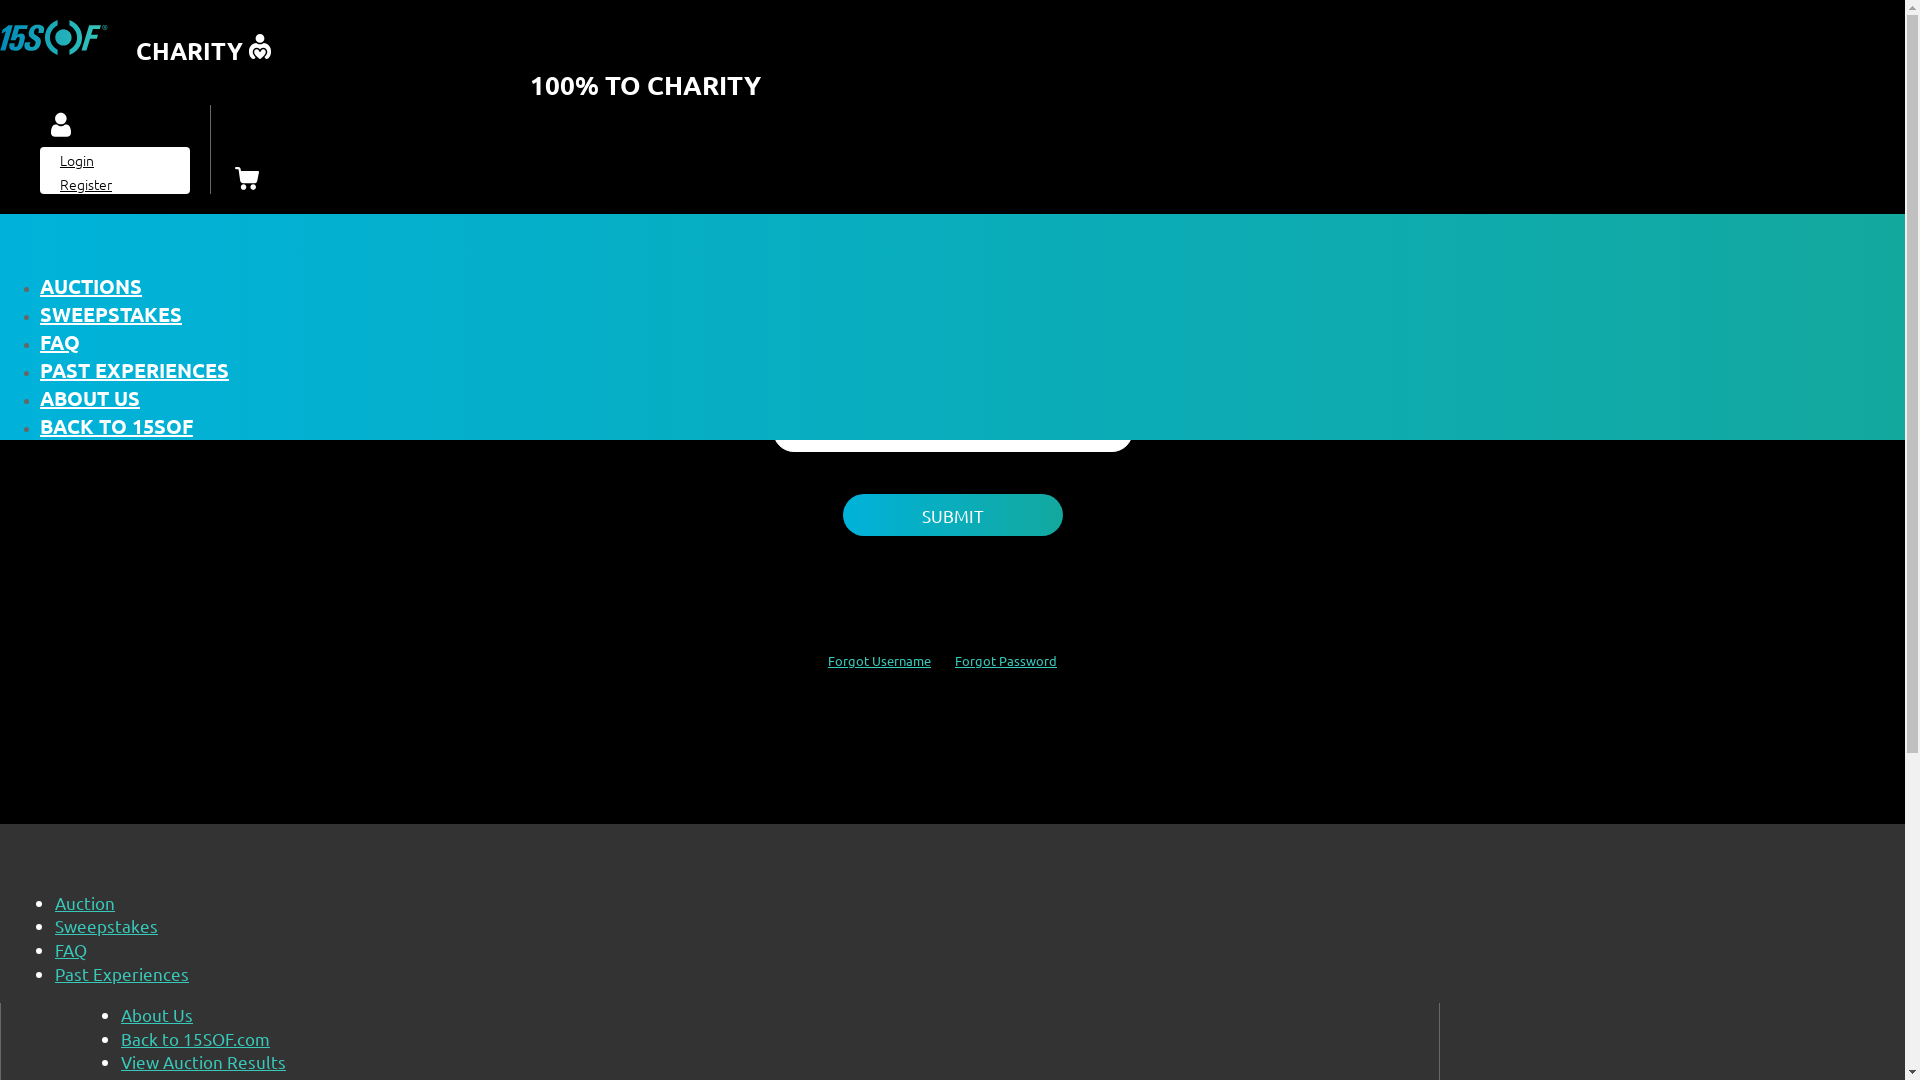  Describe the element at coordinates (89, 397) in the screenshot. I see `'ABOUT US'` at that location.